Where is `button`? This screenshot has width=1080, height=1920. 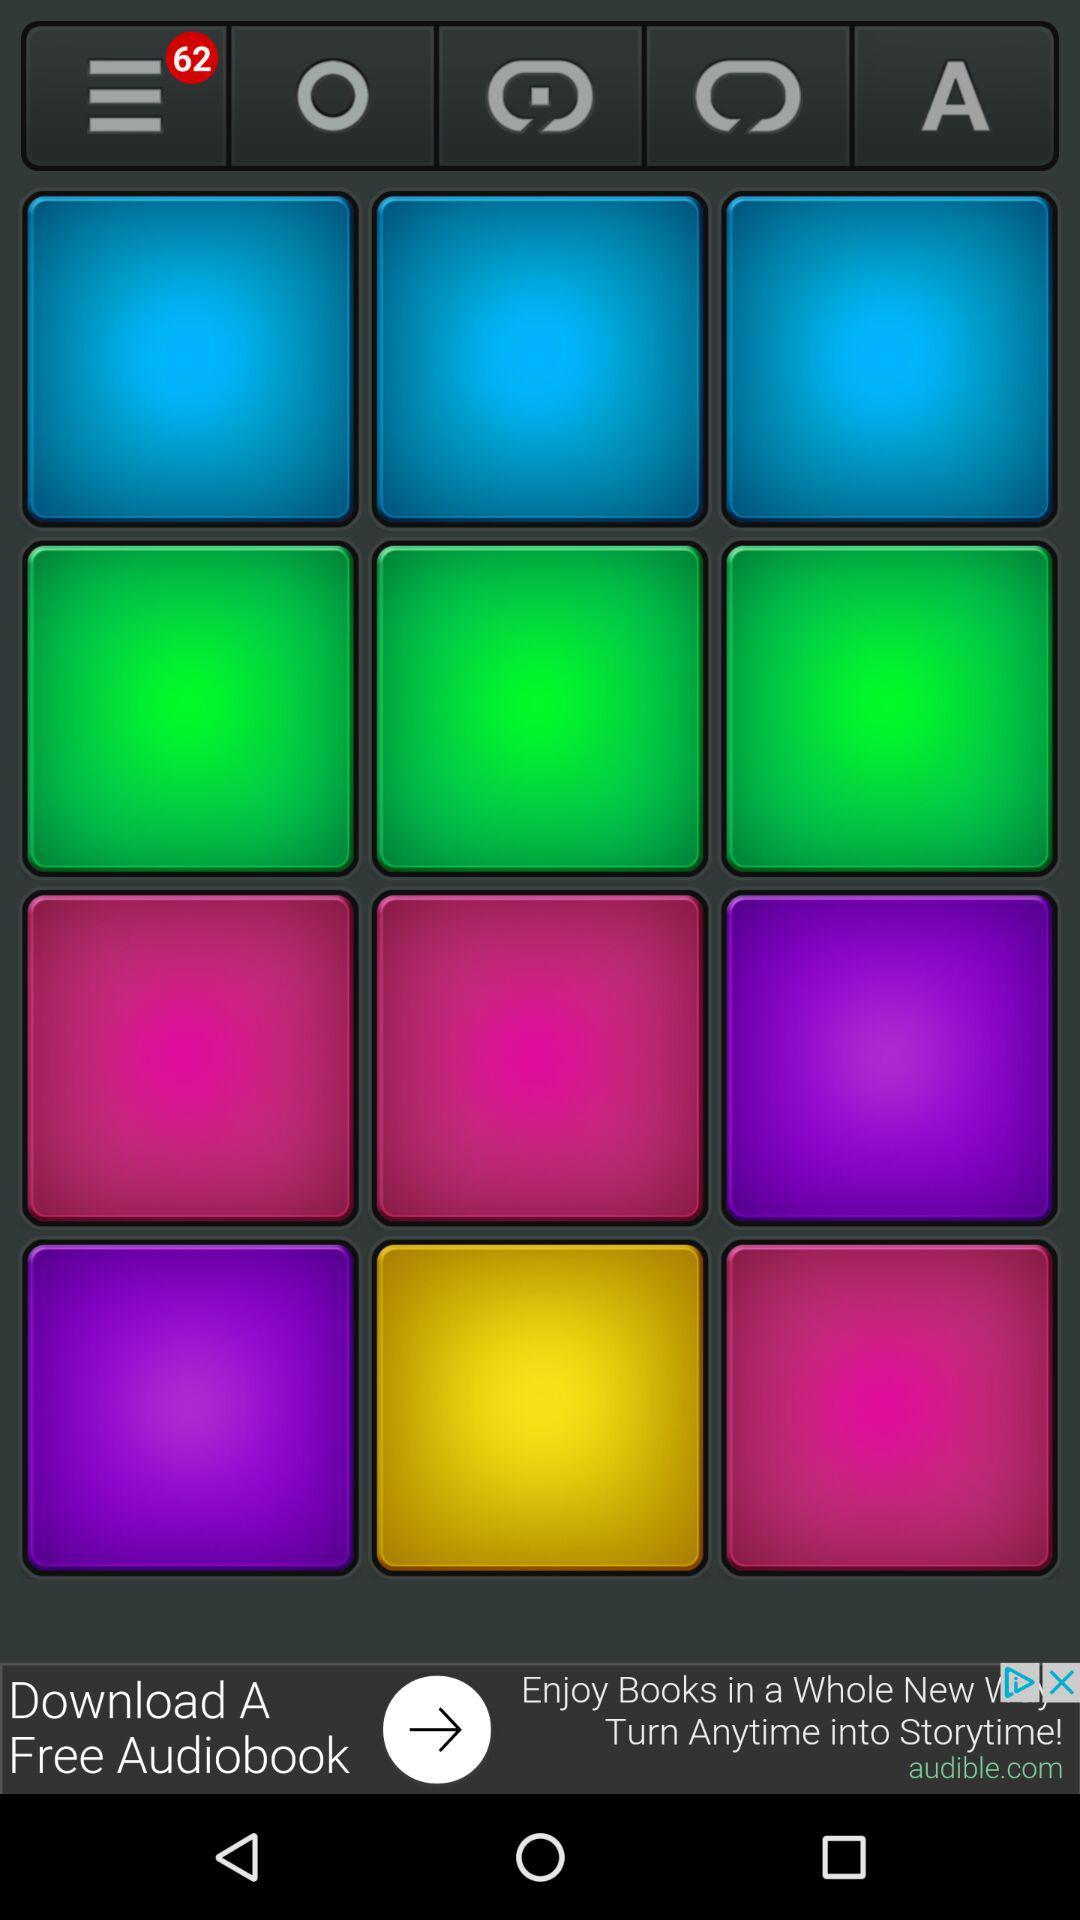
button is located at coordinates (190, 1406).